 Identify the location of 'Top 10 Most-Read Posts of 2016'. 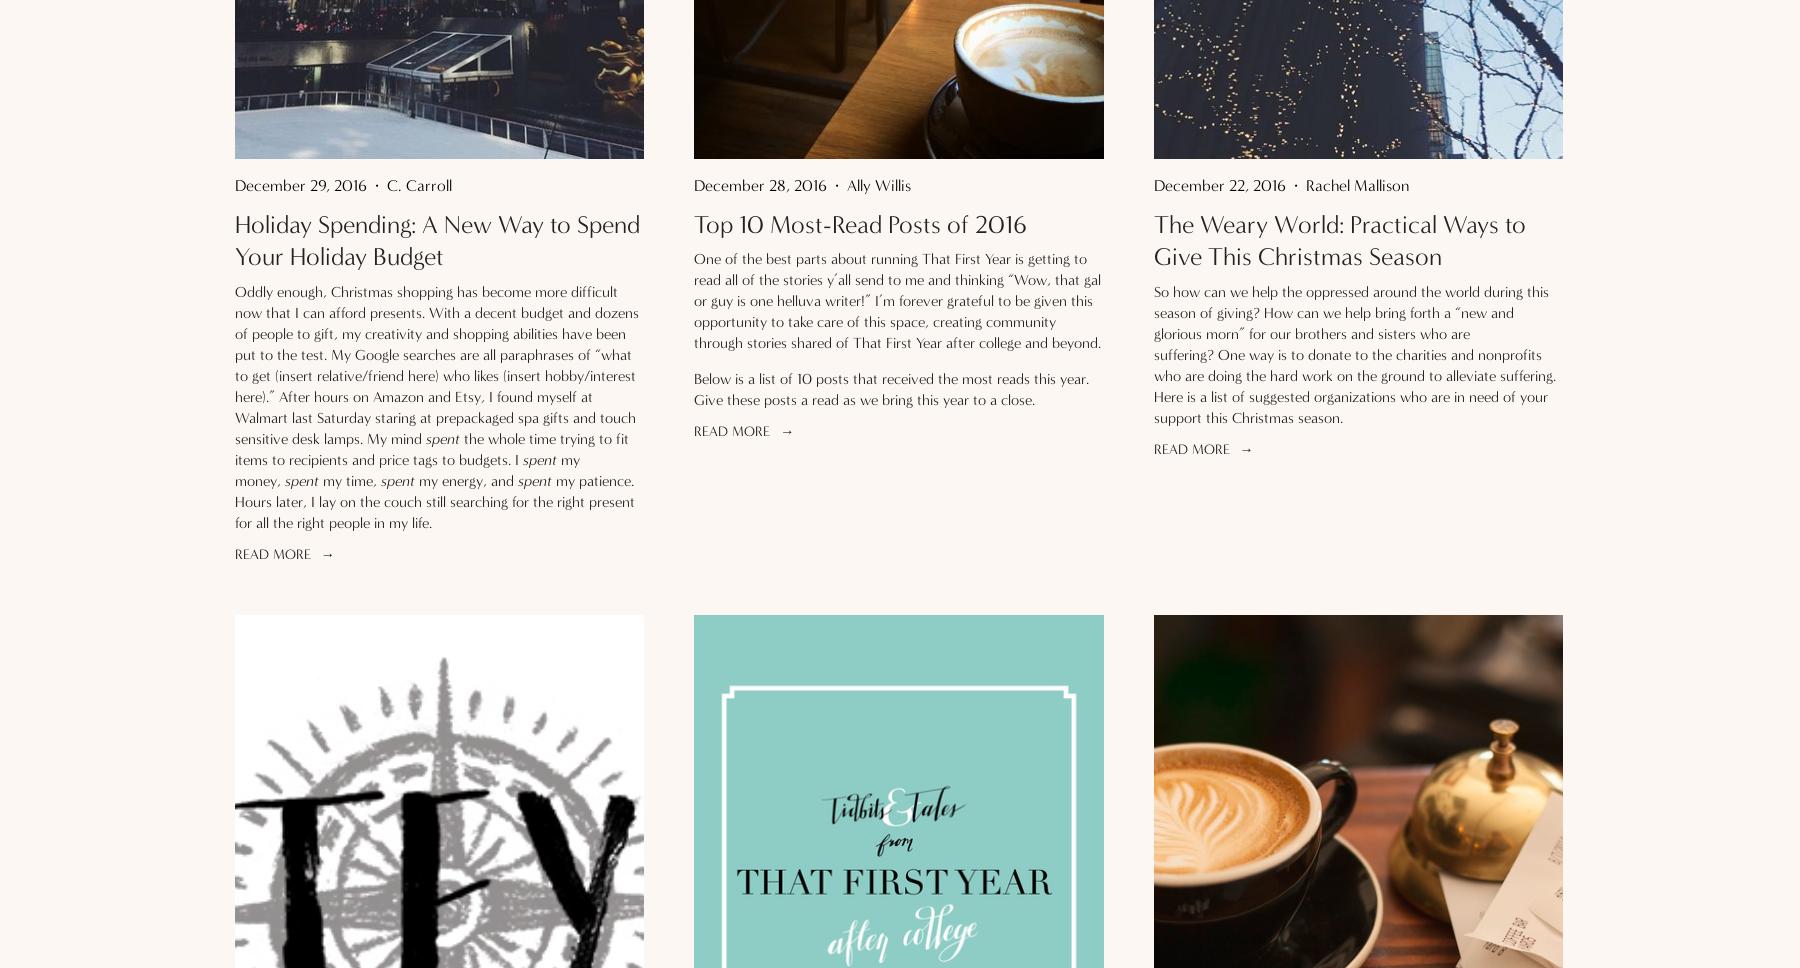
(860, 222).